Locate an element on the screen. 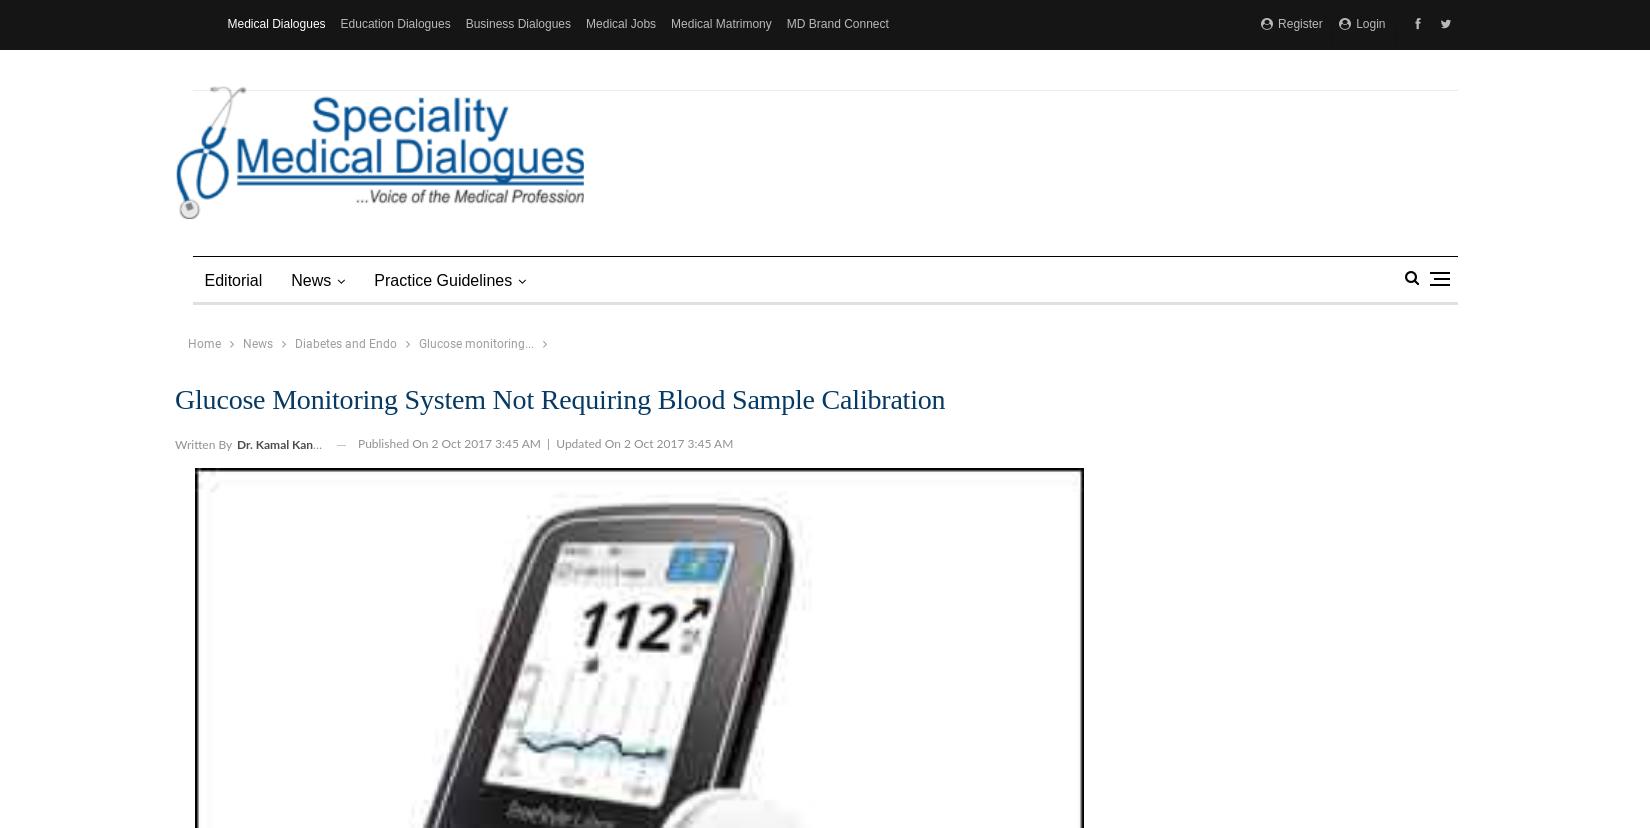 Image resolution: width=1650 pixels, height=828 pixels. 'Medical Dialogues' is located at coordinates (276, 24).